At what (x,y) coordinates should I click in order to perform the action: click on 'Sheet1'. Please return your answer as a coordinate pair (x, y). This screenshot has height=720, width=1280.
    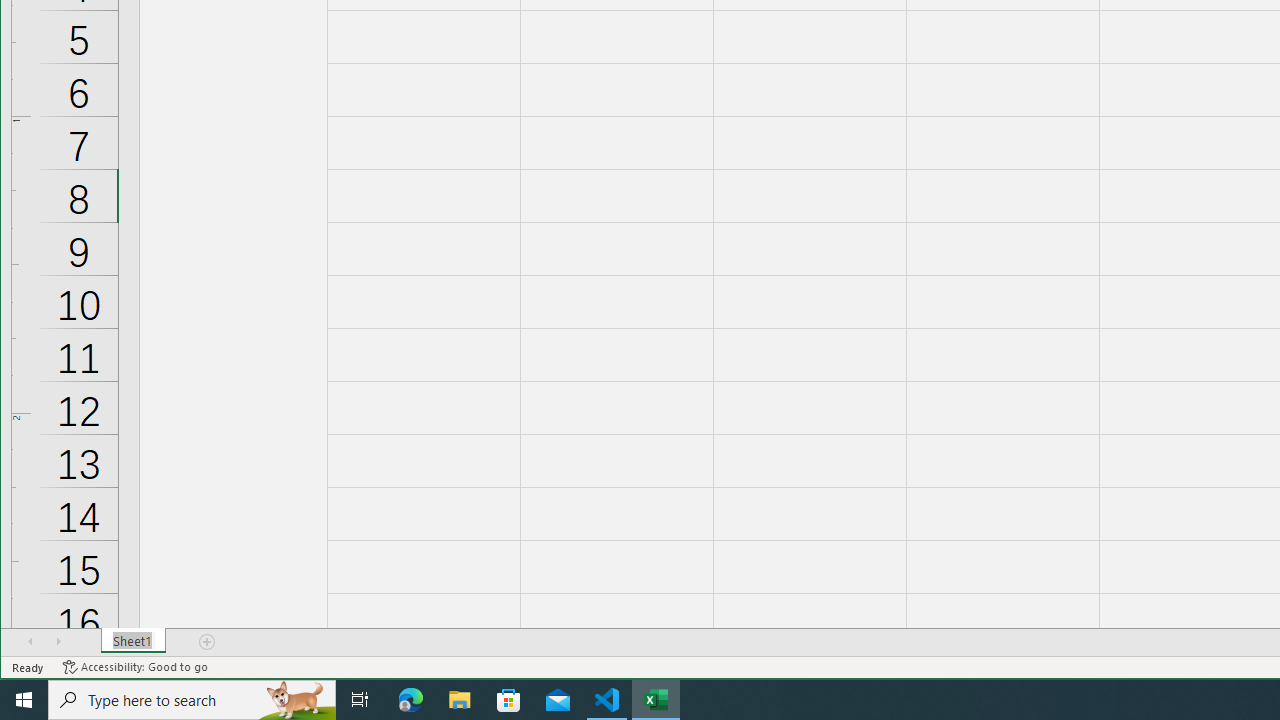
    Looking at the image, I should click on (132, 641).